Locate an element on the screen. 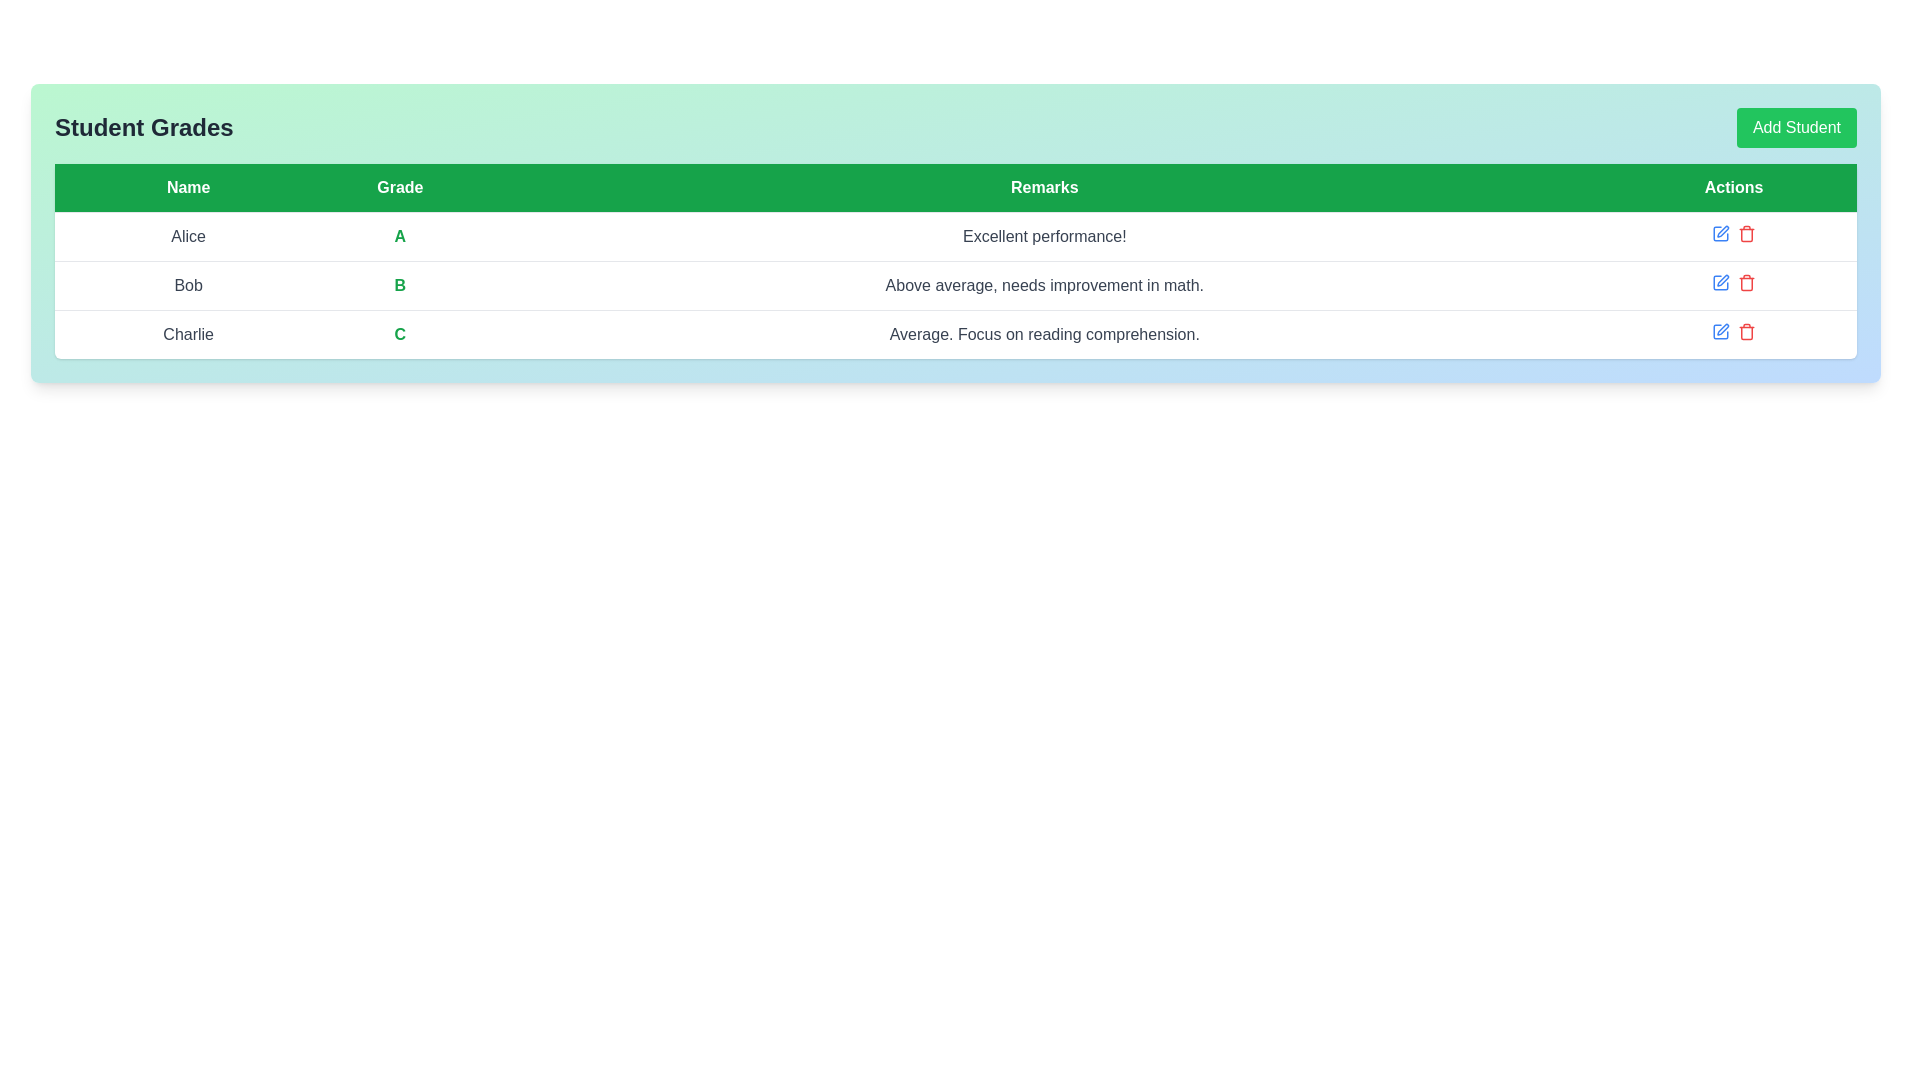  the first blue interactive button in the 'Actions' column corresponding to 'Alice' is located at coordinates (1720, 233).